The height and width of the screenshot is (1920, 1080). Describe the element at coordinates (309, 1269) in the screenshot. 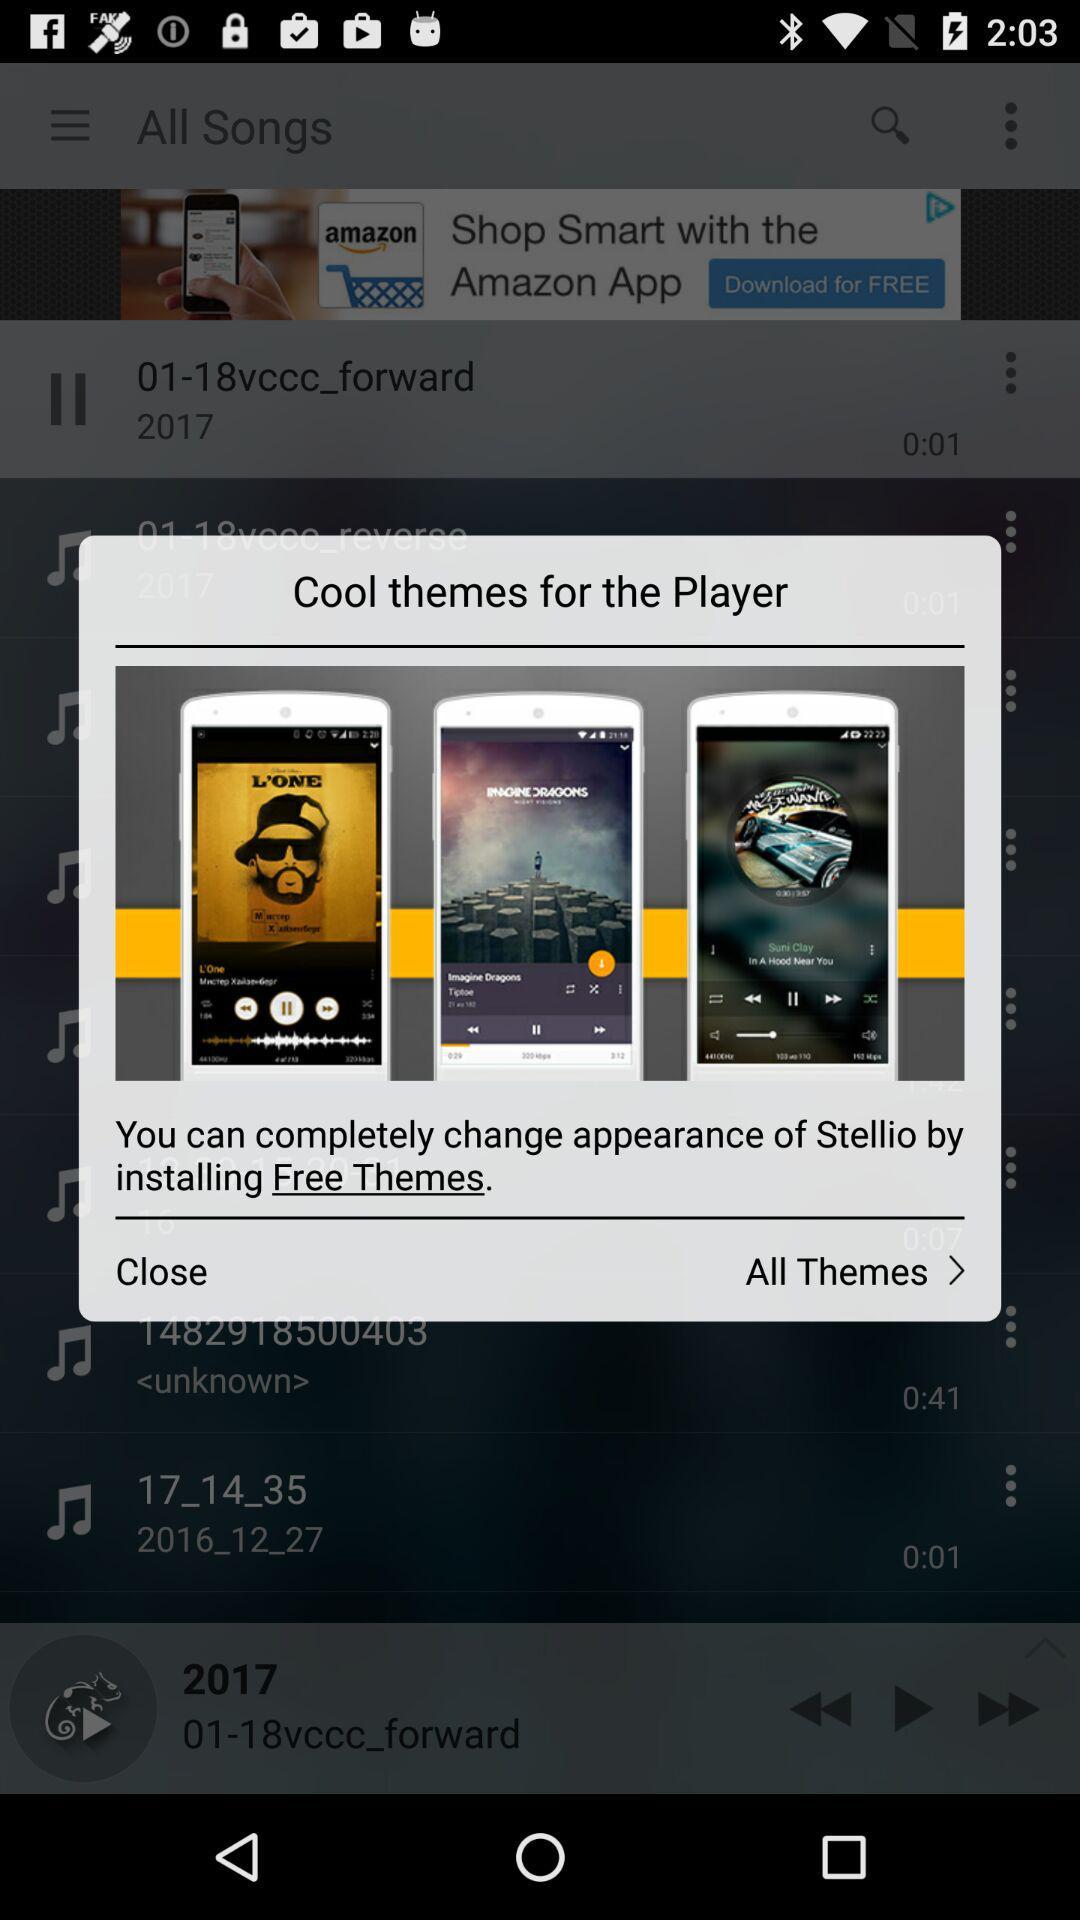

I see `app on the left` at that location.